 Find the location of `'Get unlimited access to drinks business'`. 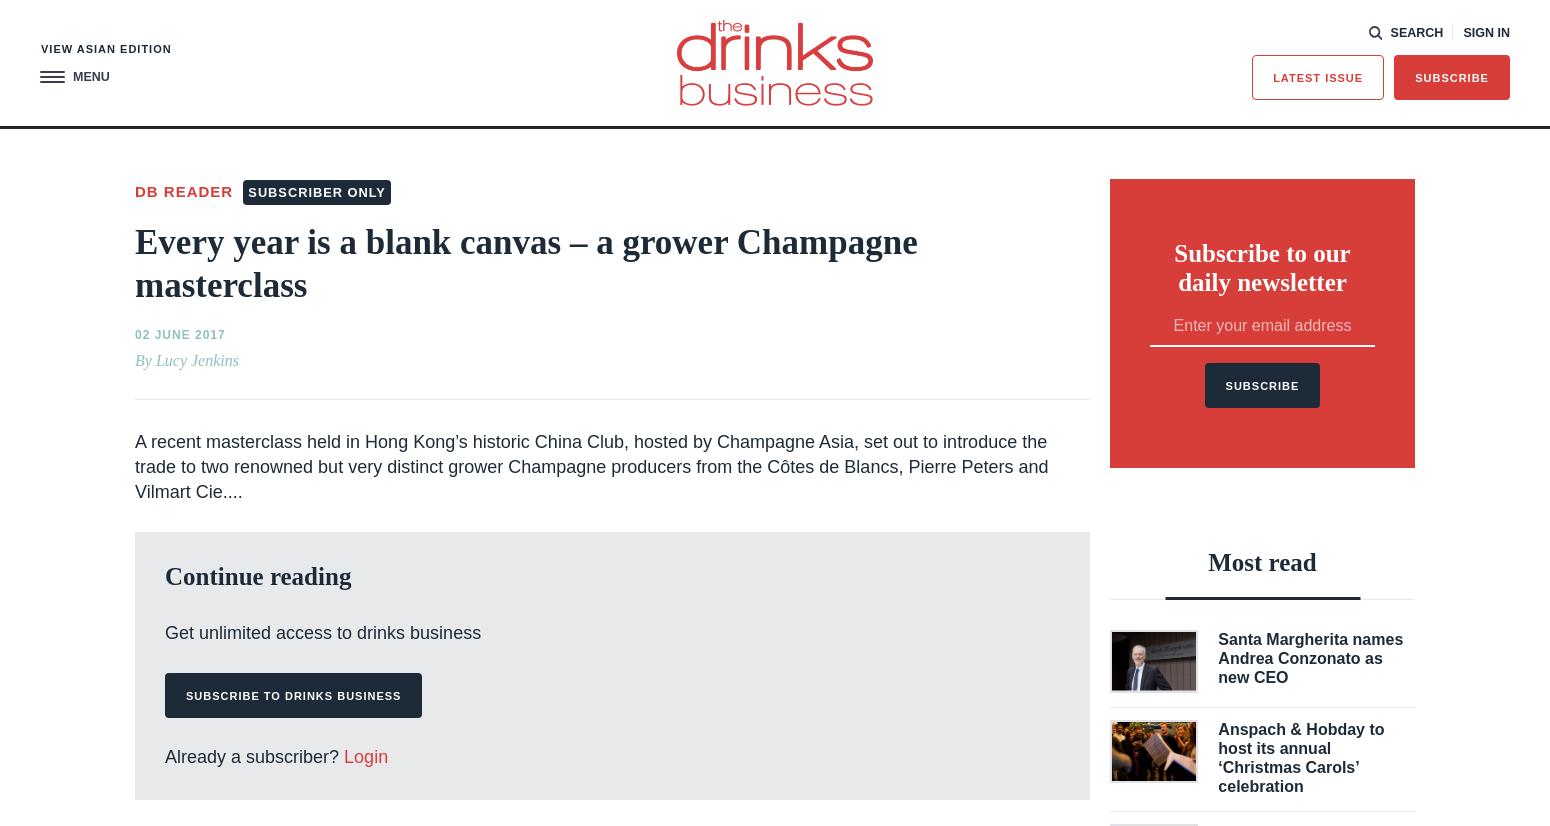

'Get unlimited access to drinks business' is located at coordinates (322, 630).